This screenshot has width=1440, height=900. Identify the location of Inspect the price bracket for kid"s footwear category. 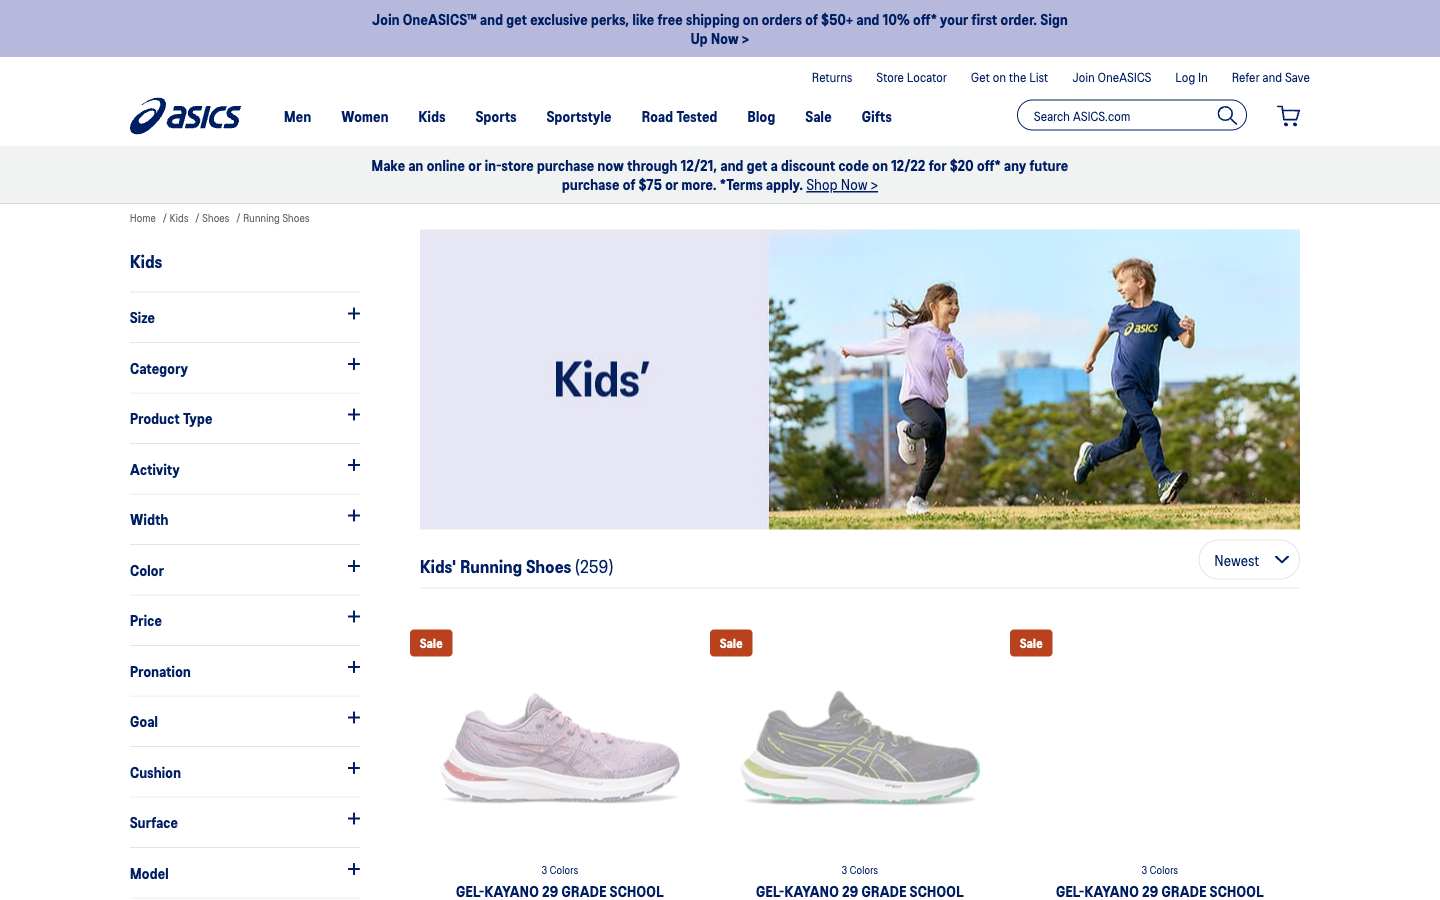
(243, 620).